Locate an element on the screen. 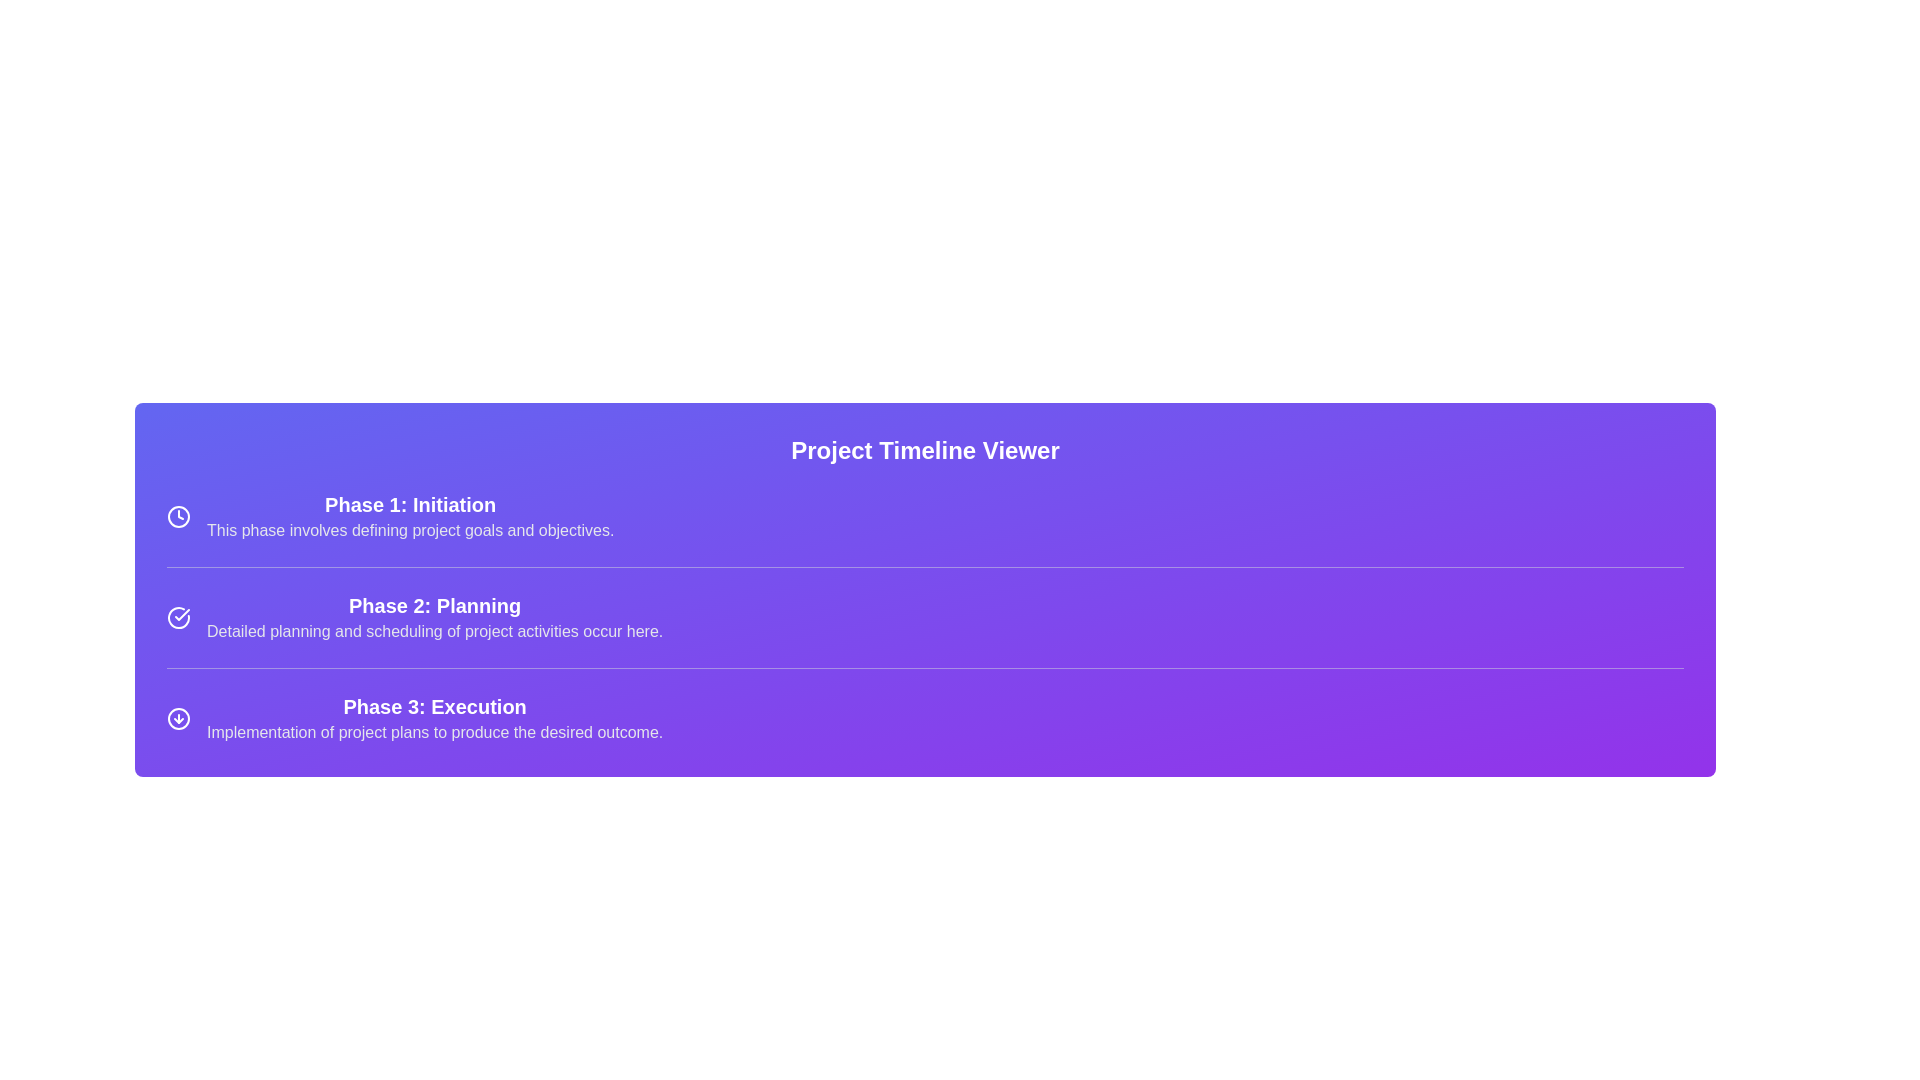 This screenshot has height=1080, width=1920. information contained in the informational block detailing the planning stage of the project, which is positioned between 'Phase 1: Initiation' and 'Phase 3: Execution' is located at coordinates (434, 616).